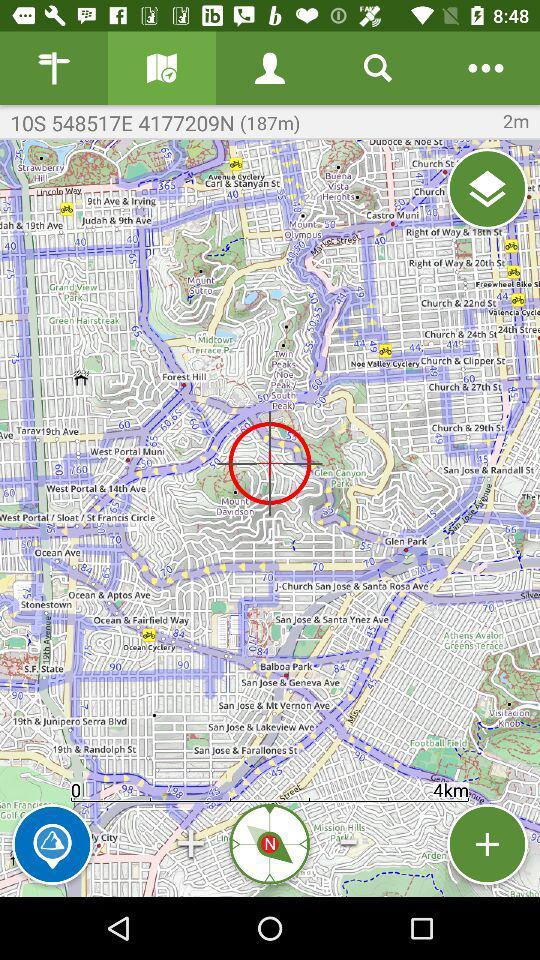  Describe the element at coordinates (486, 843) in the screenshot. I see `a location` at that location.